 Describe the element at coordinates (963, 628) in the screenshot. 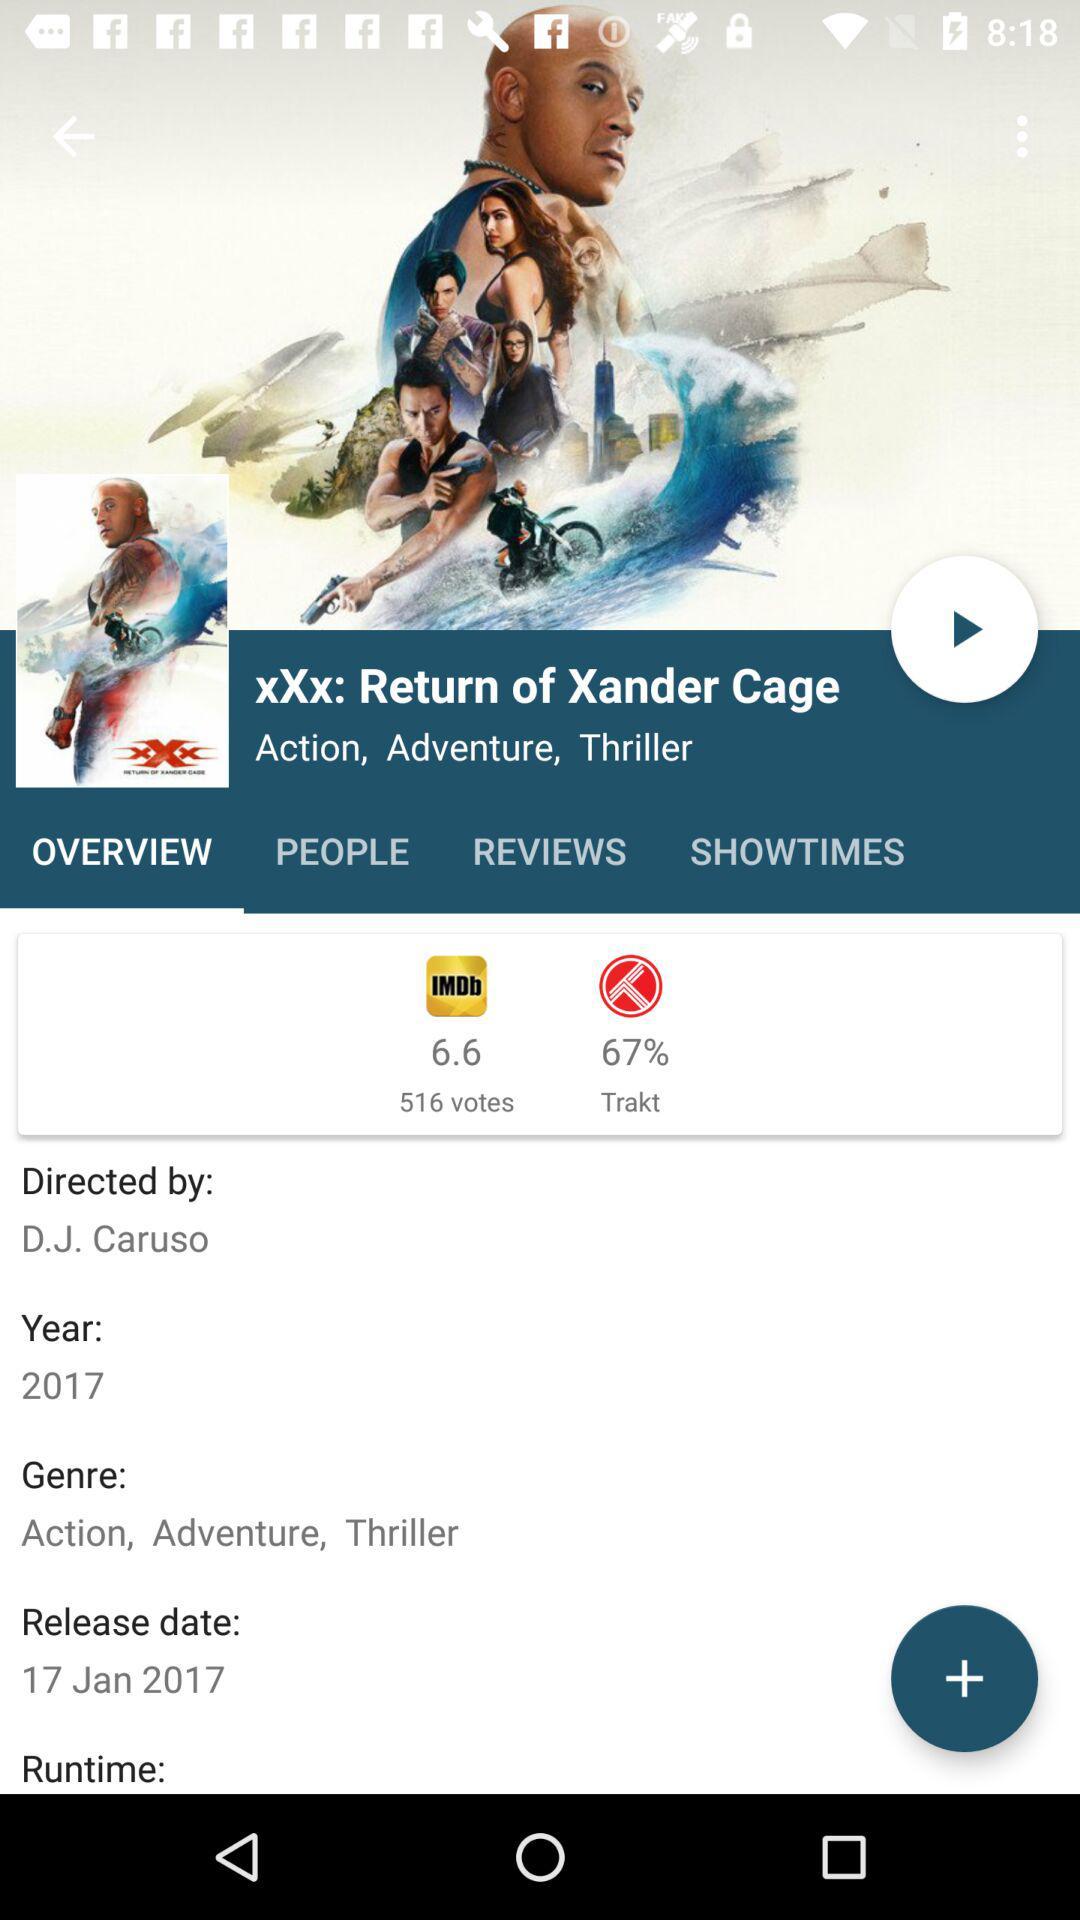

I see `the play icon` at that location.